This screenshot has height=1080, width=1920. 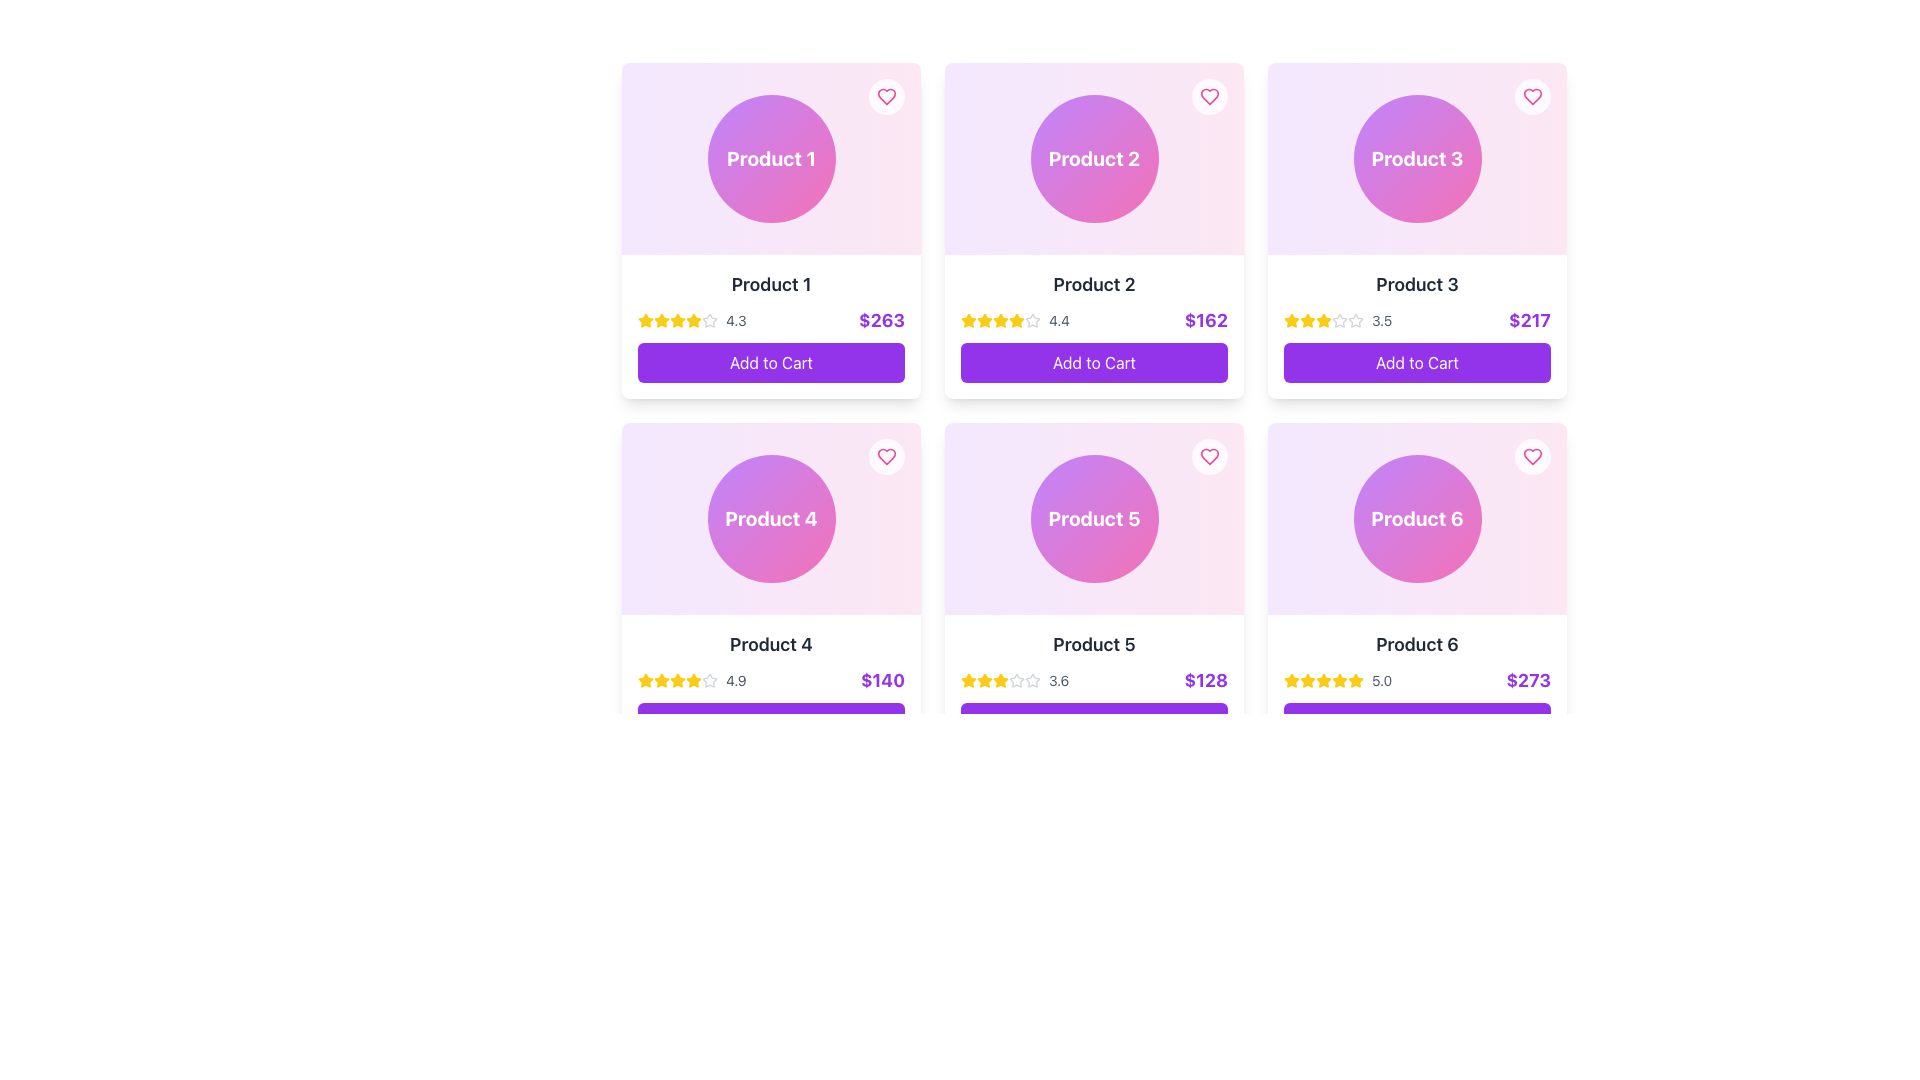 I want to click on the Rating and Price Display for Product 1, which shows a rating of '4.3' and a price of '$263', so click(x=770, y=319).